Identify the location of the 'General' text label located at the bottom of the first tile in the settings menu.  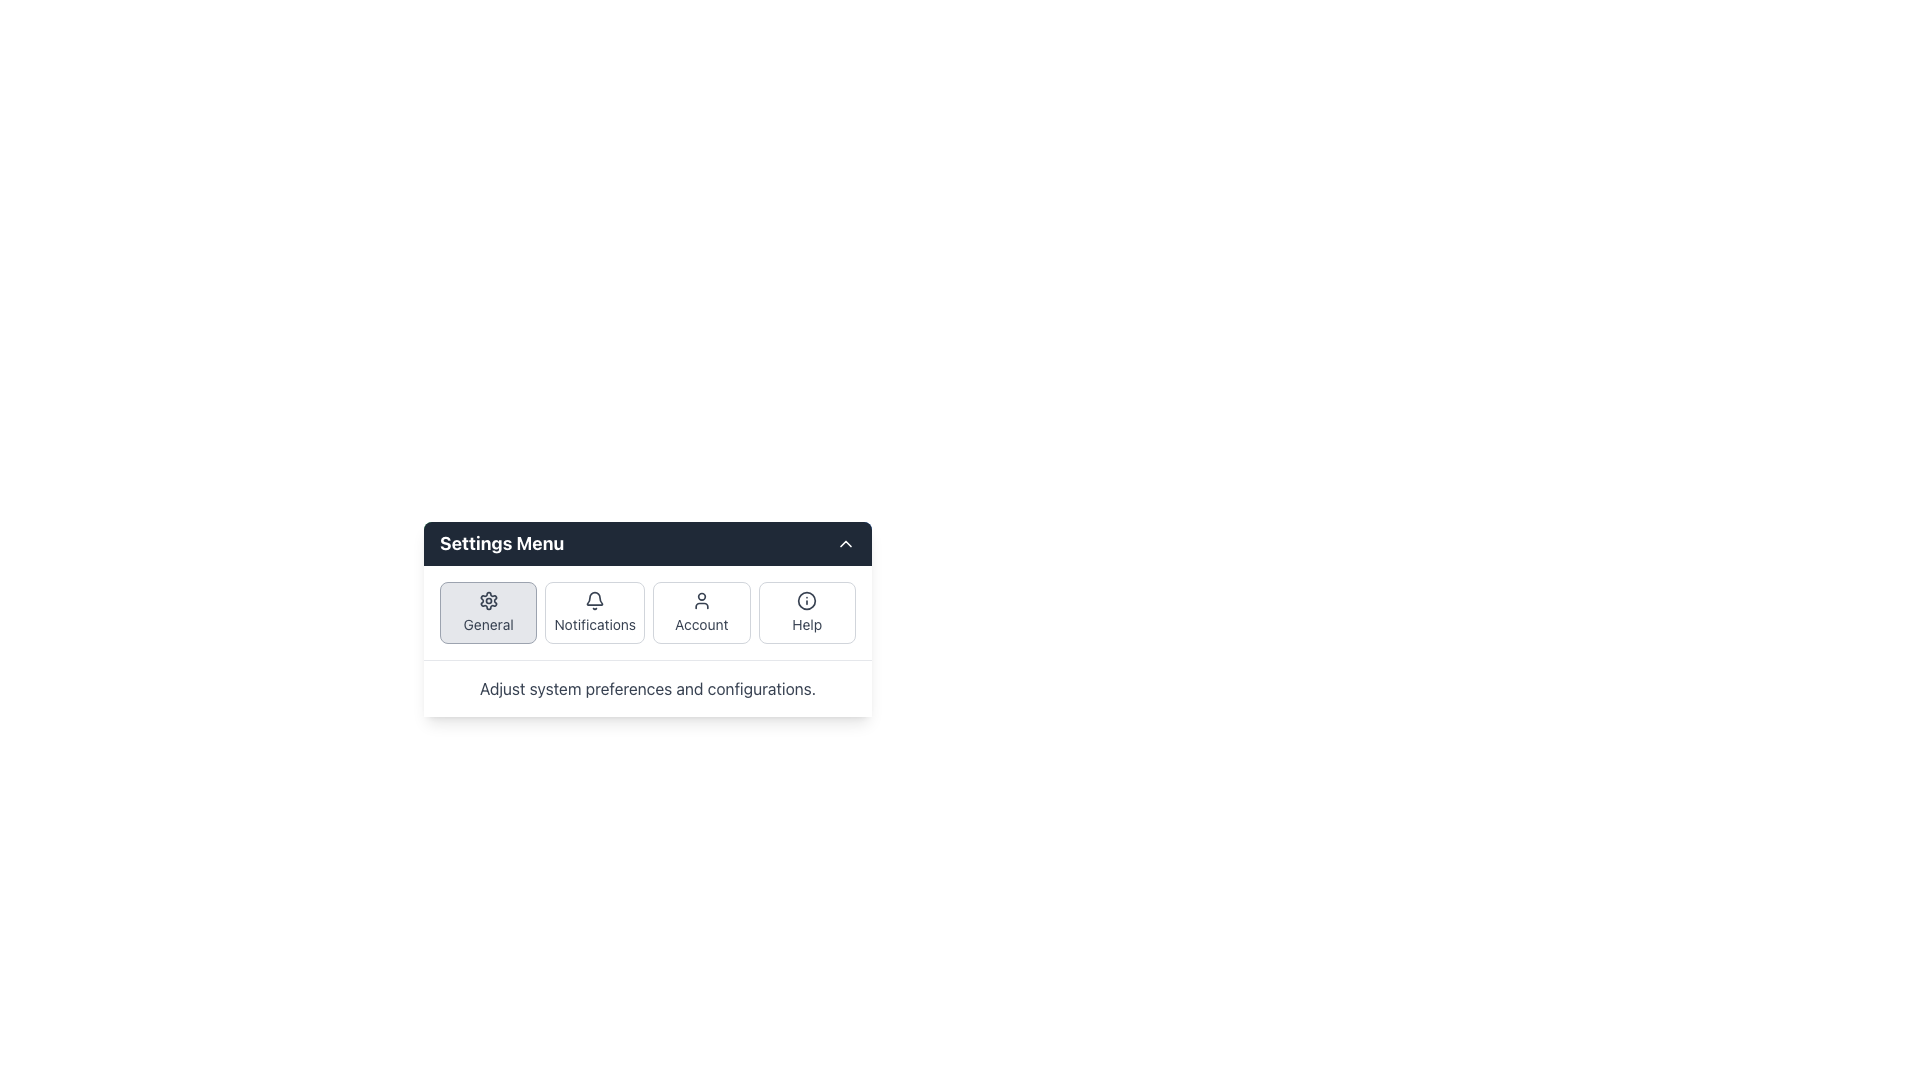
(488, 623).